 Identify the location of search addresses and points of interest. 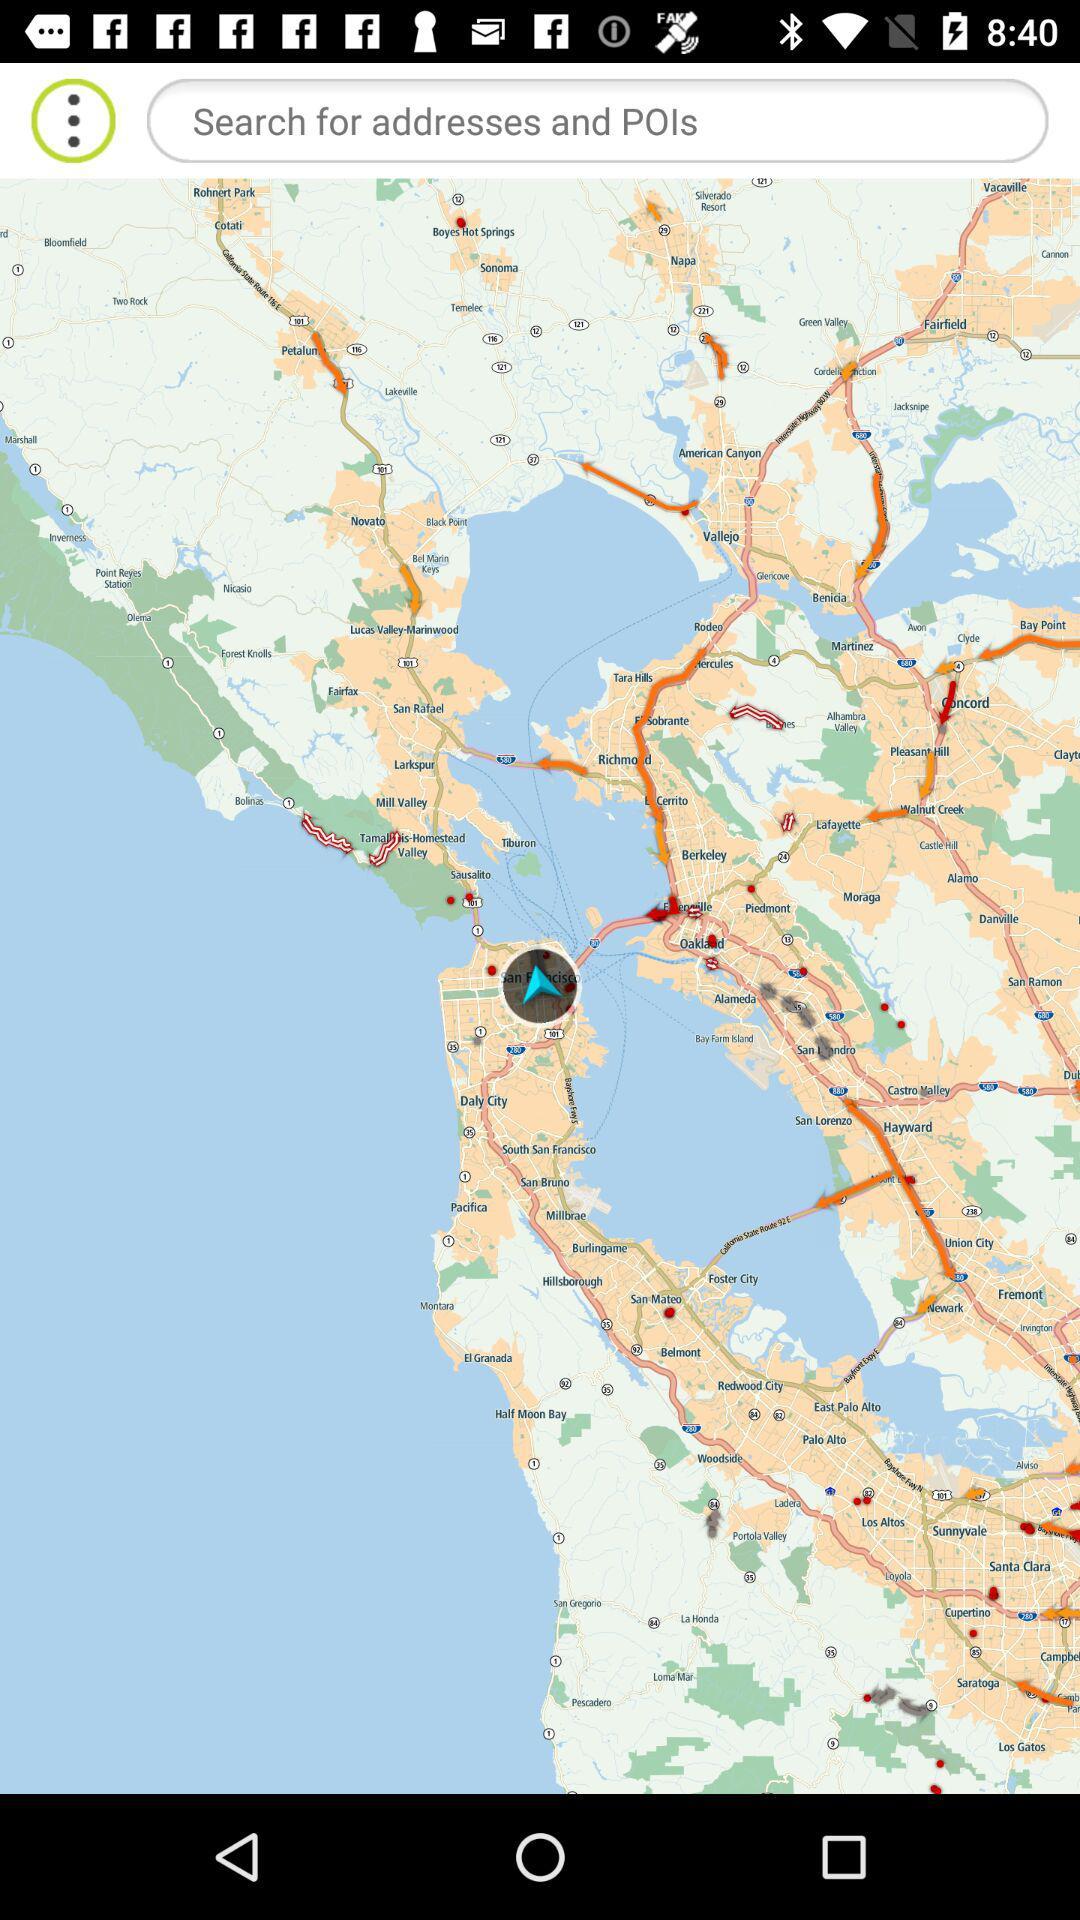
(596, 119).